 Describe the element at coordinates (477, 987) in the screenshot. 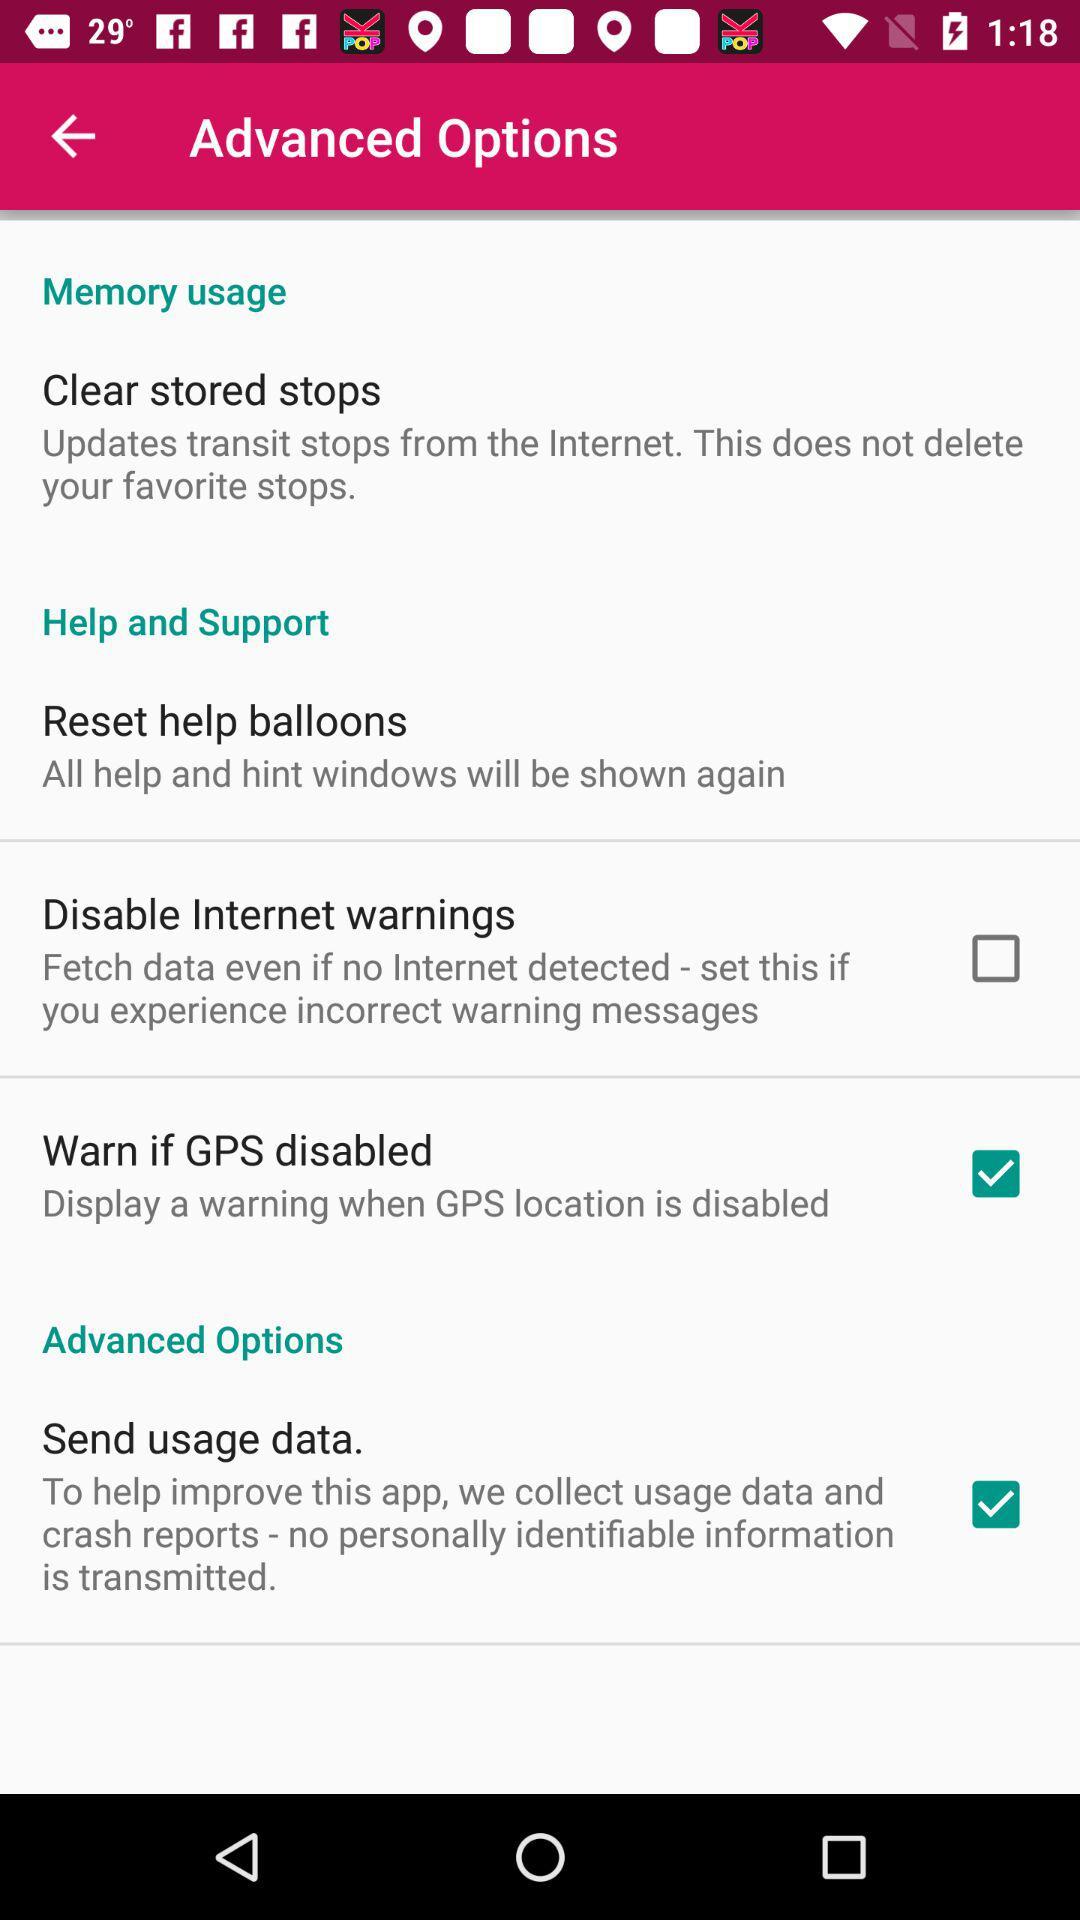

I see `the icon below the disable internet warnings` at that location.